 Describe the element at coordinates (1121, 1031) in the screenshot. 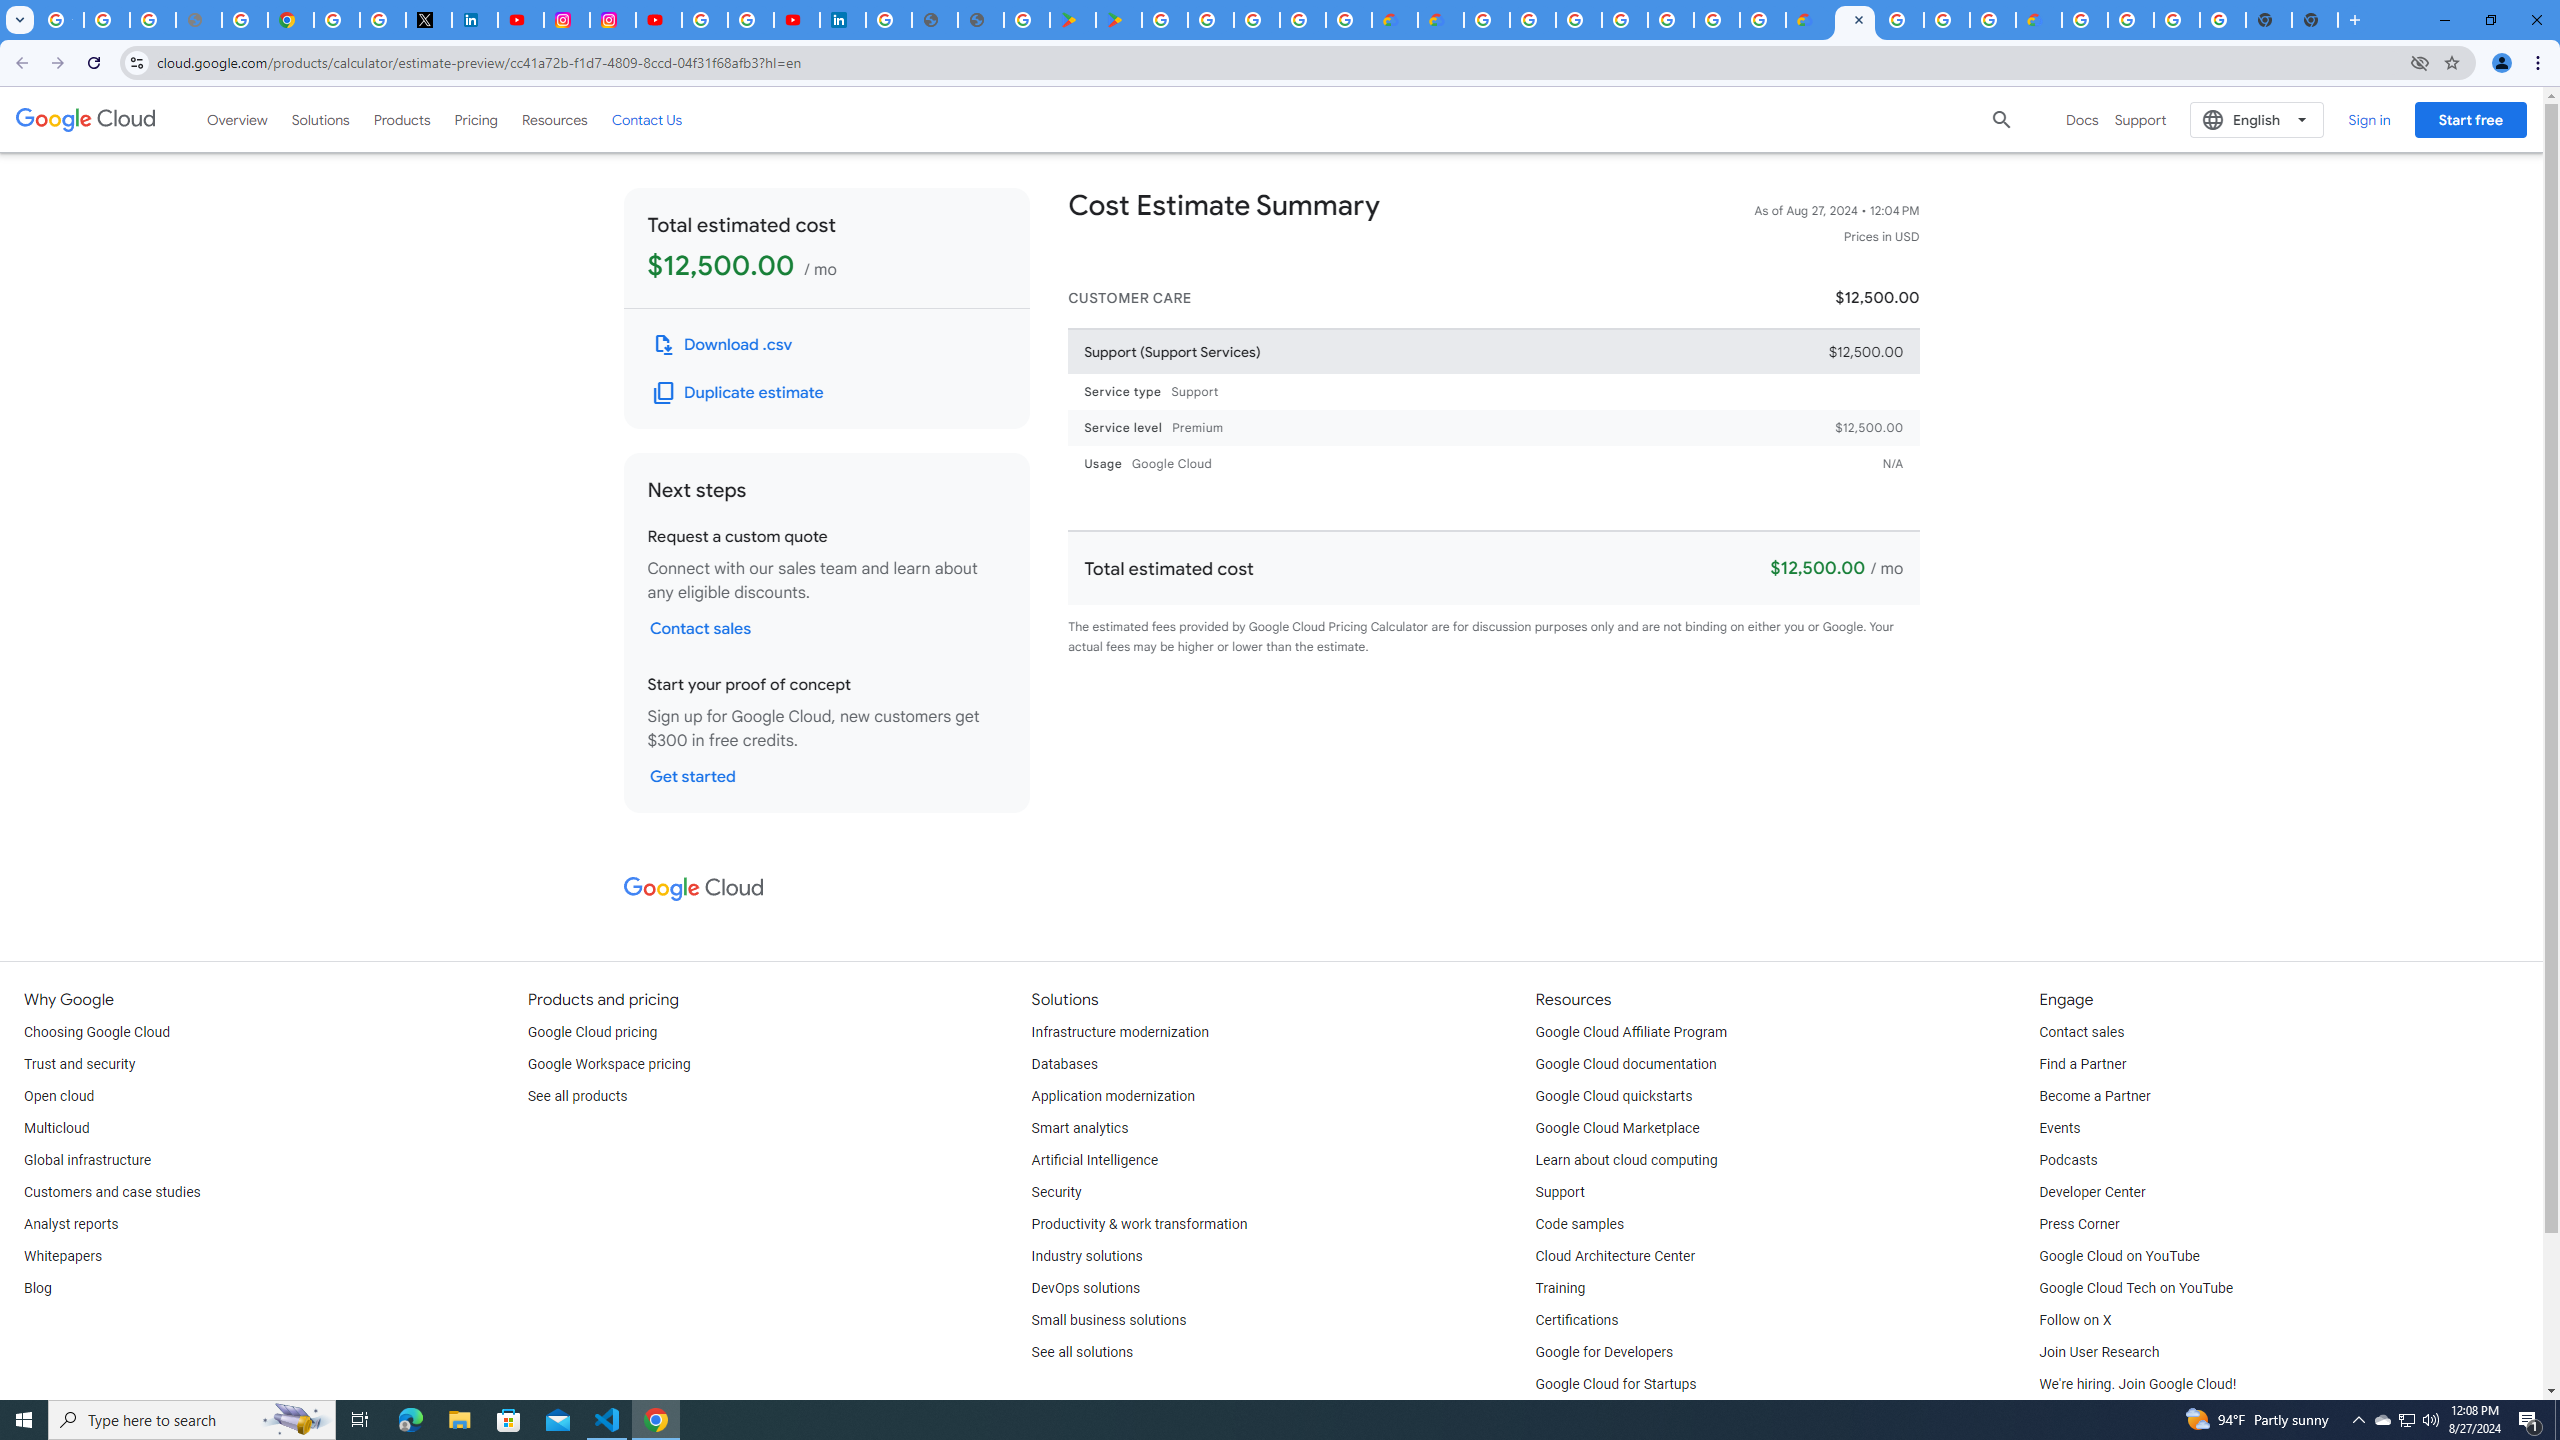

I see `'Infrastructure modernization'` at that location.